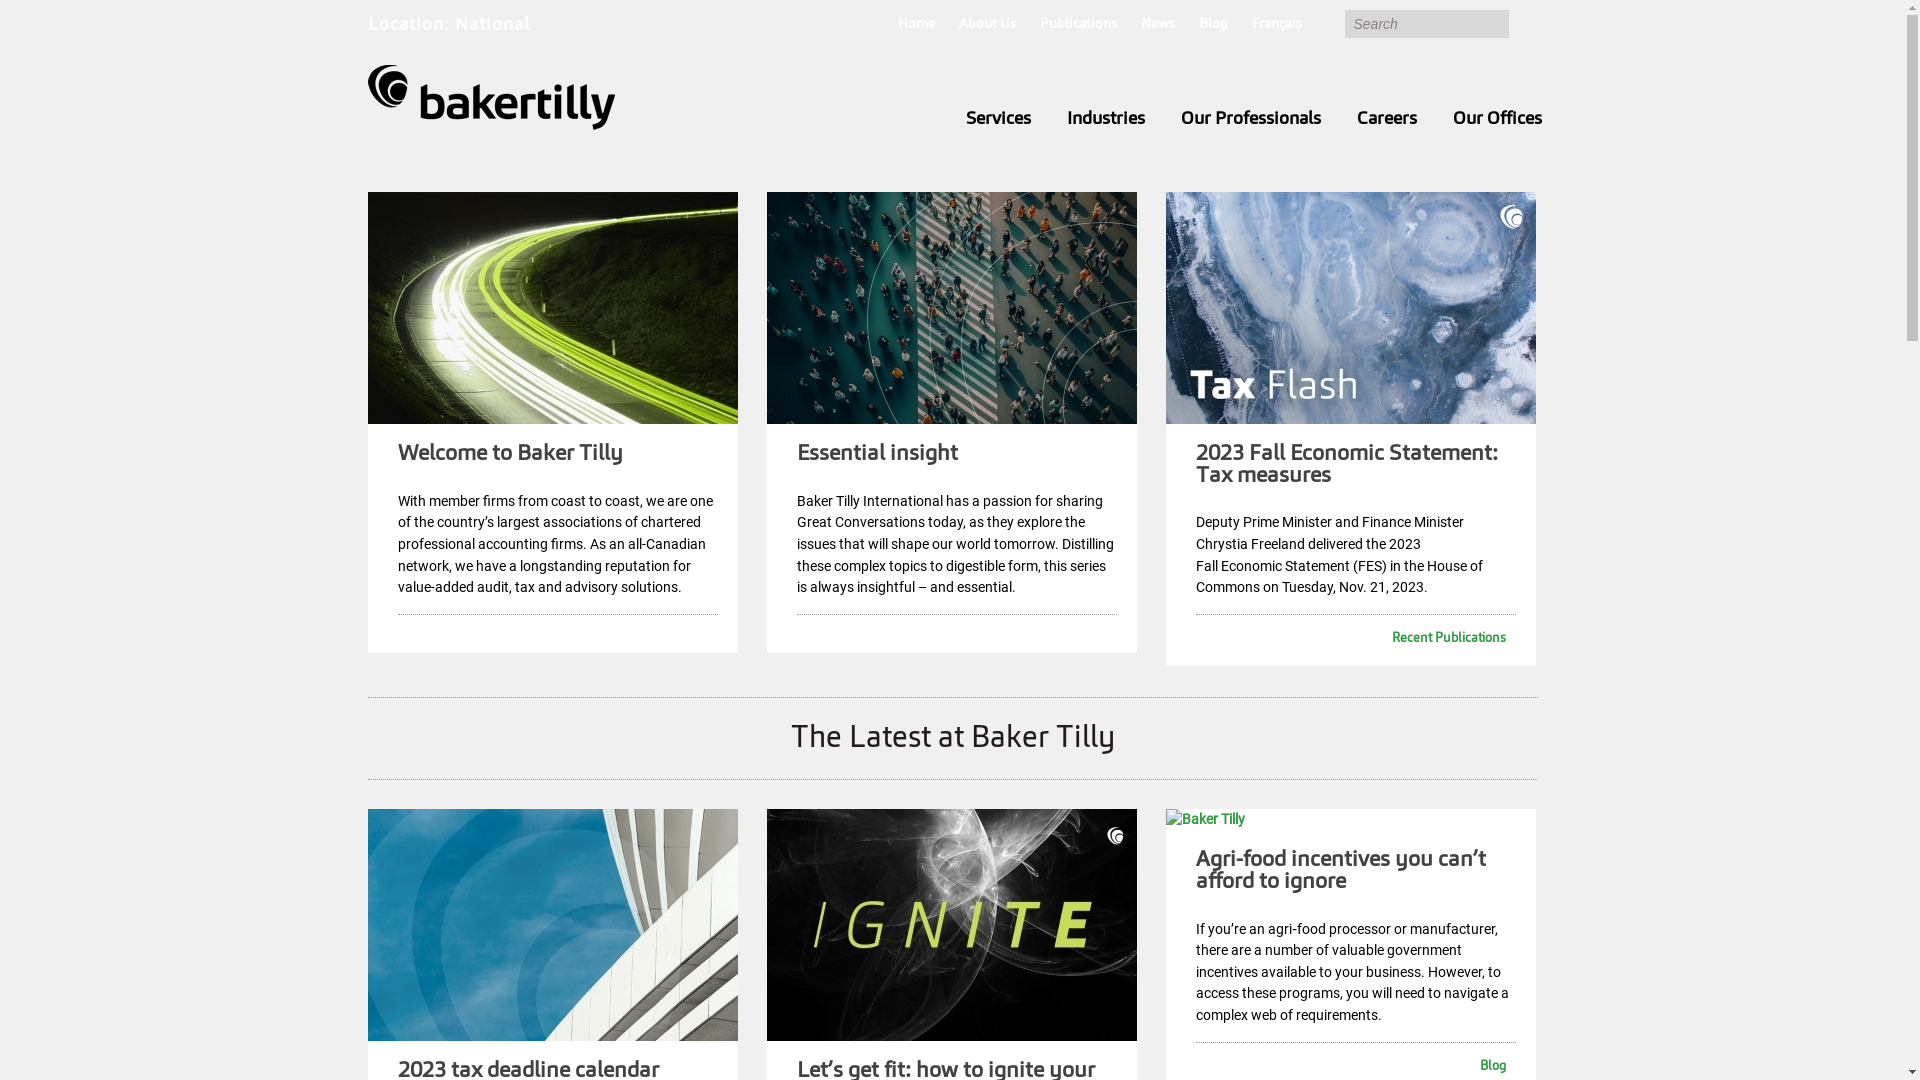 This screenshot has height=1080, width=1920. I want to click on 'Industries', so click(1103, 119).